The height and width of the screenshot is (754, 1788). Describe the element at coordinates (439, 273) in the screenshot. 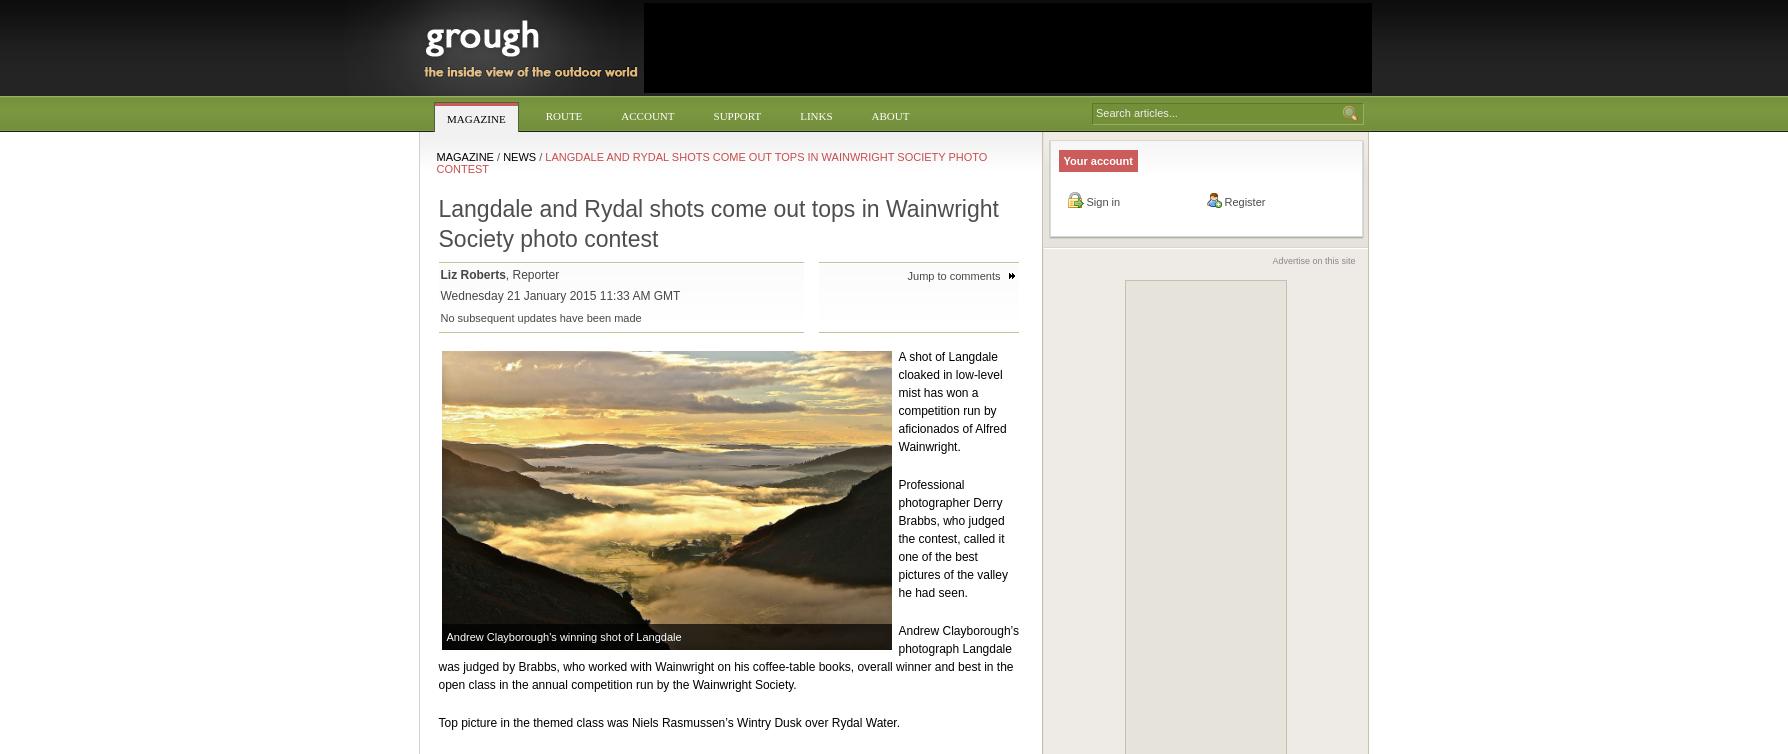

I see `'Liz Roberts'` at that location.